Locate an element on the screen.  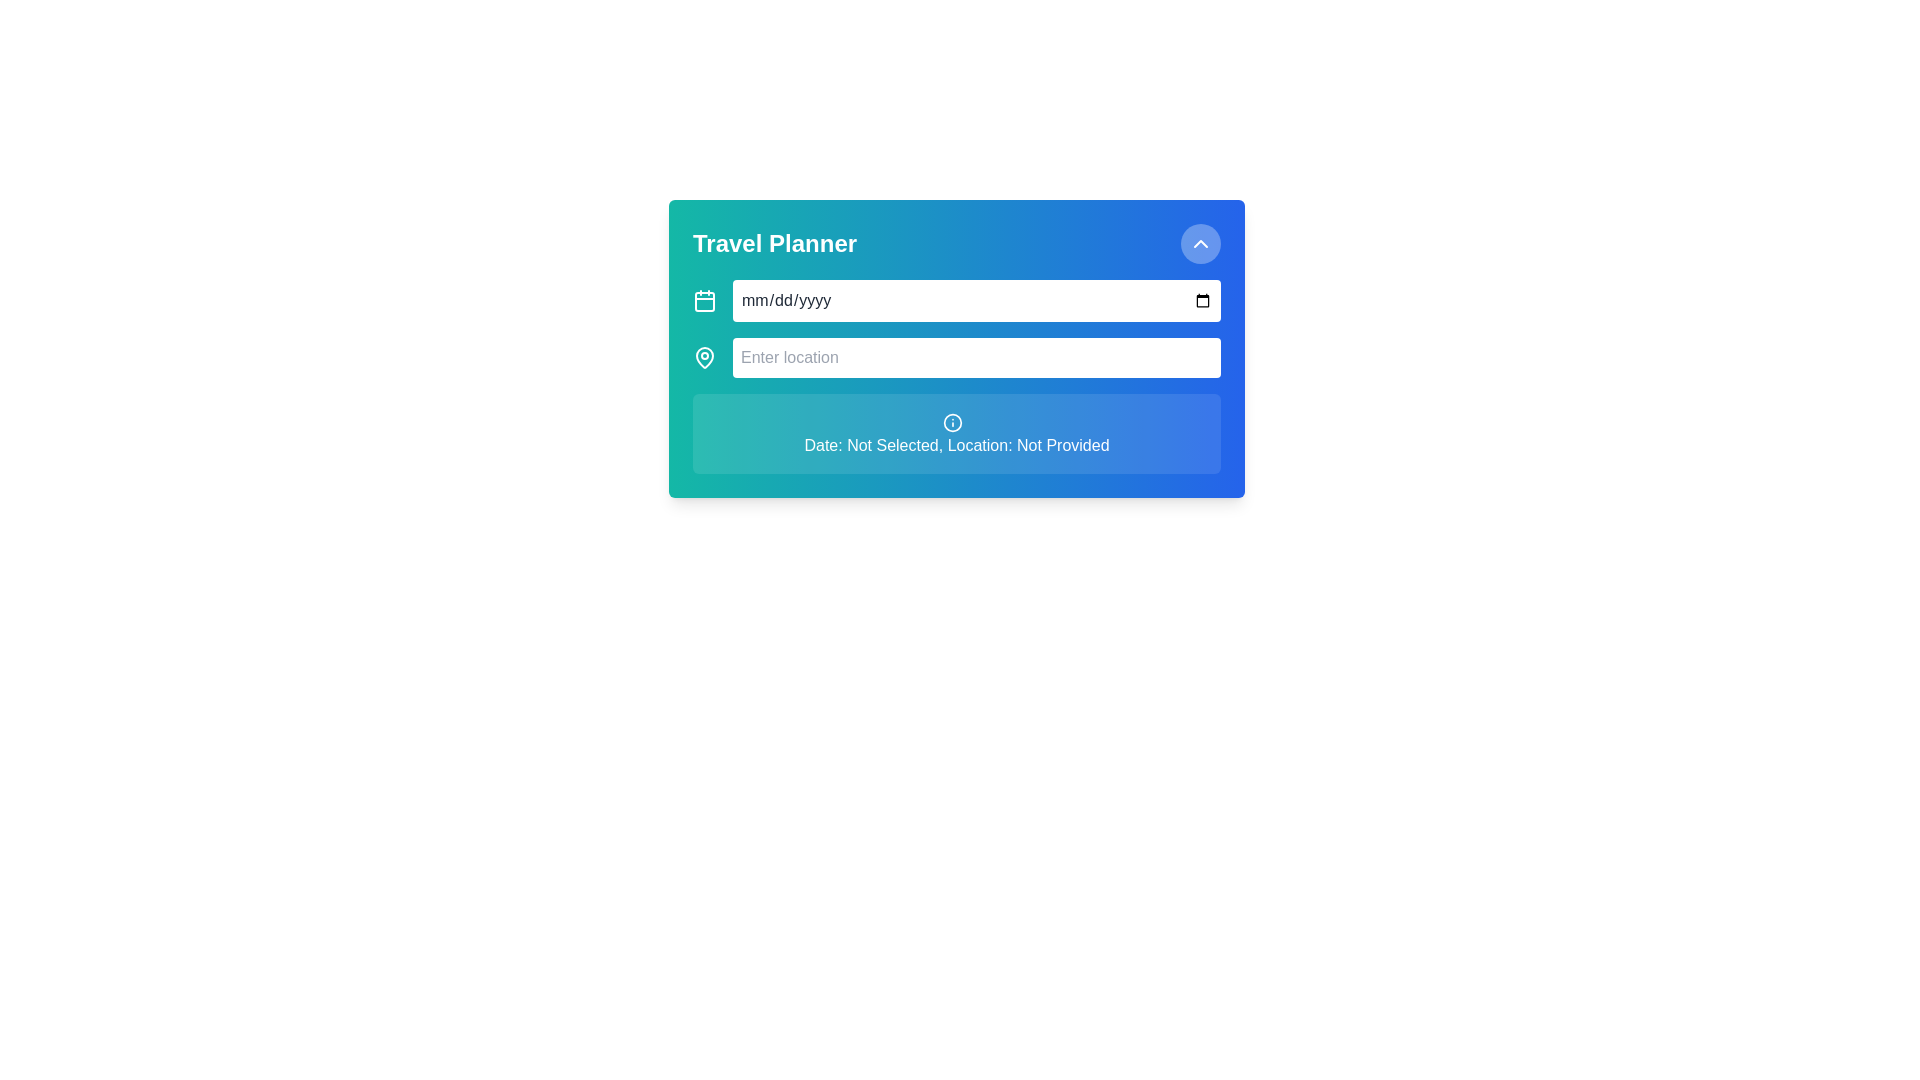
the Chevron icon located at the top-right corner of the 'Travel Planner' card, which is represented by an upward chevron design within a circular clickable area is located at coordinates (1200, 242).